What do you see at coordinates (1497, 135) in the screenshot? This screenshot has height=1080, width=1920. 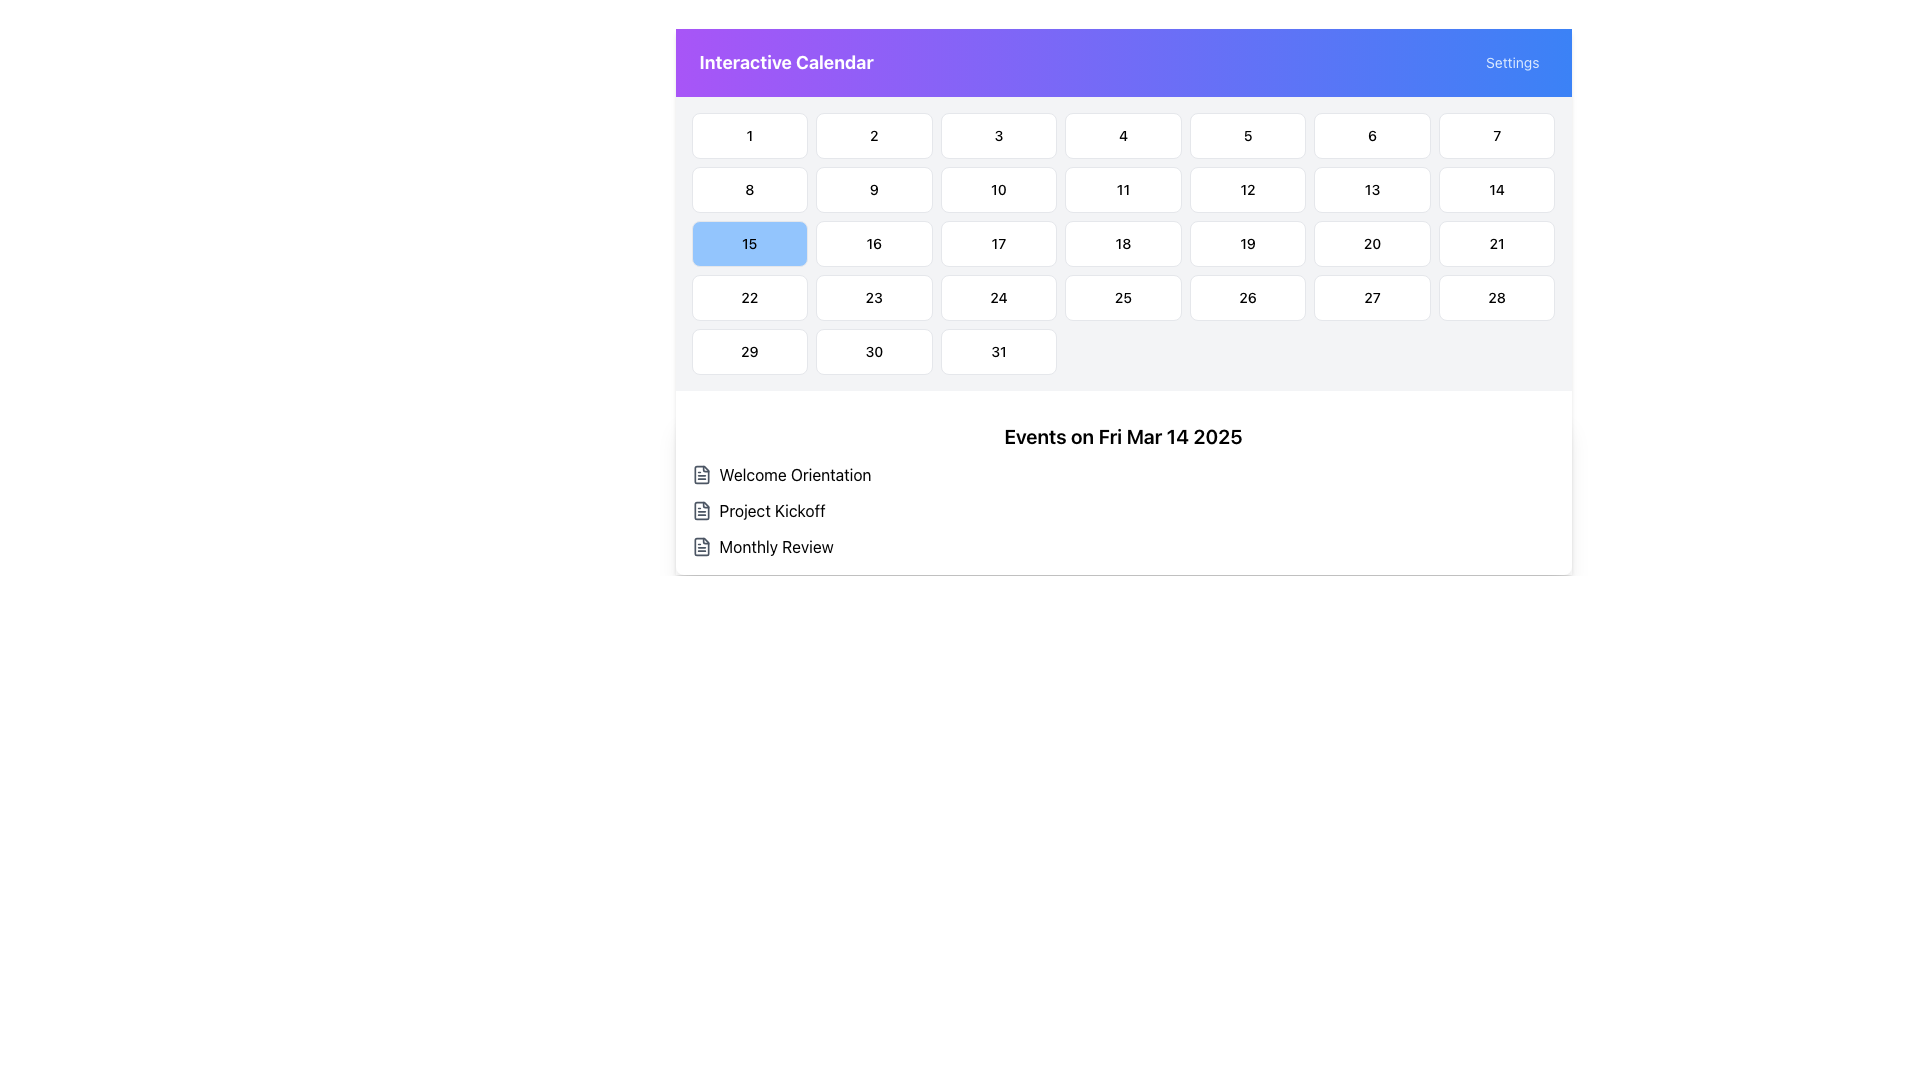 I see `the calendar date cell representing the day '7'` at bounding box center [1497, 135].